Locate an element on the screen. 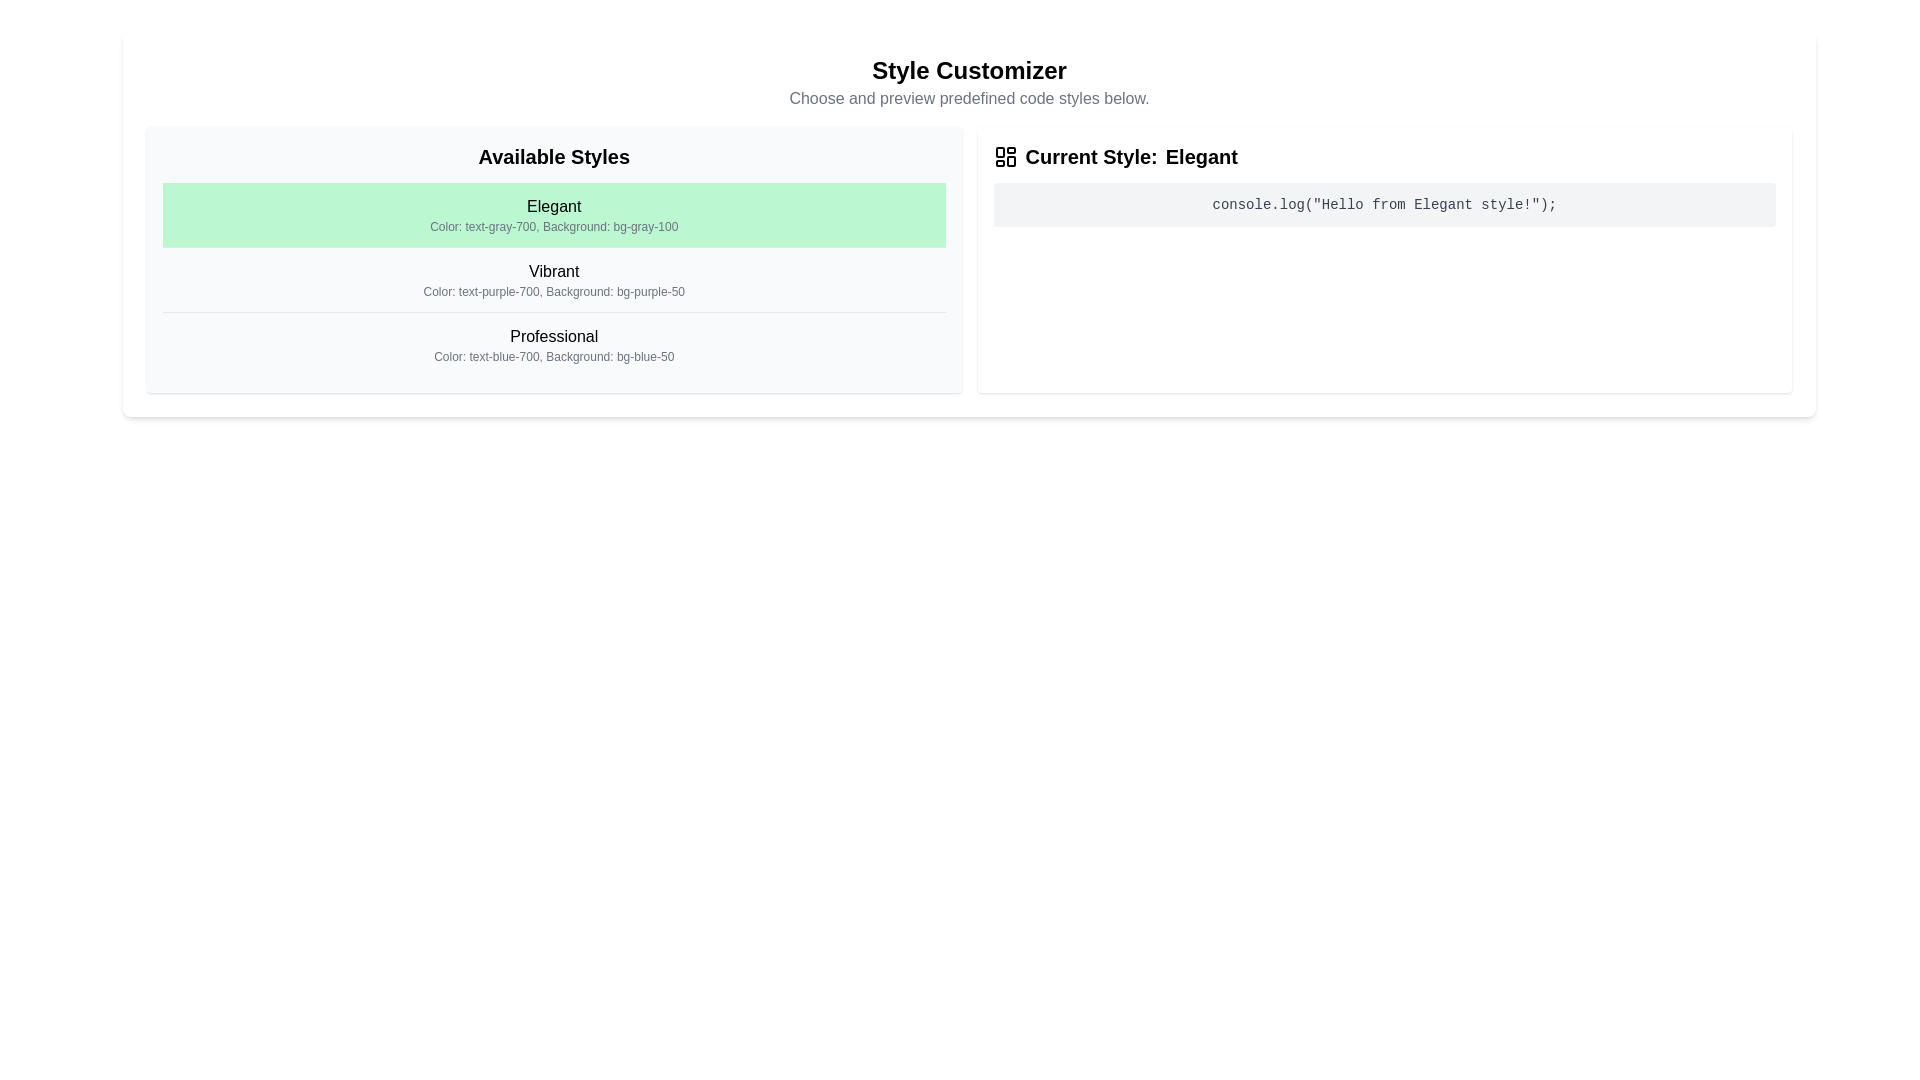 This screenshot has width=1920, height=1080. the static text label displaying 'Elegant' in bold, located in the 'Current Style' section, right of the 'Current Style:' label and the layout dashboard icon is located at coordinates (1200, 156).